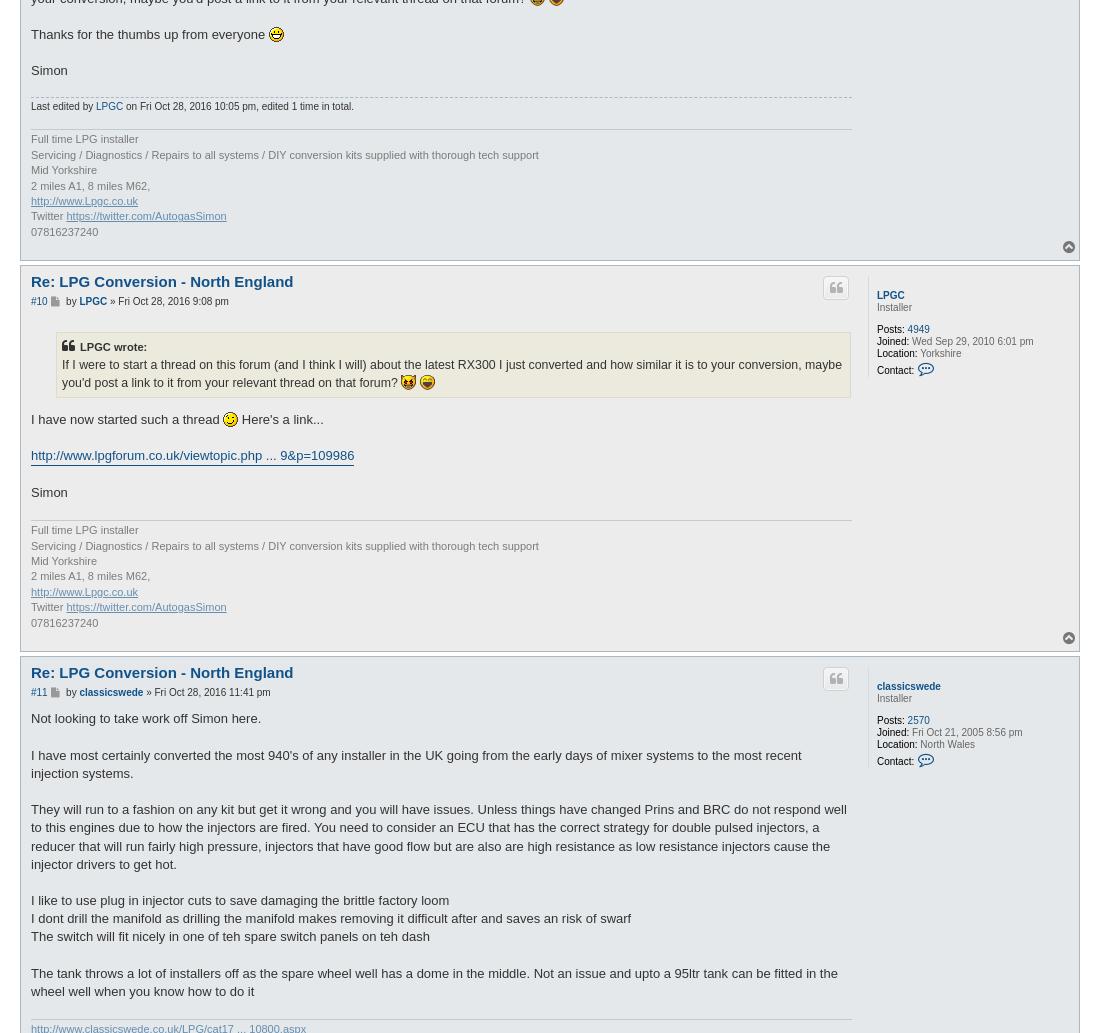  I want to click on 'on Fri Oct 28, 2016 10:05 pm, edited 1 time in total.', so click(122, 105).